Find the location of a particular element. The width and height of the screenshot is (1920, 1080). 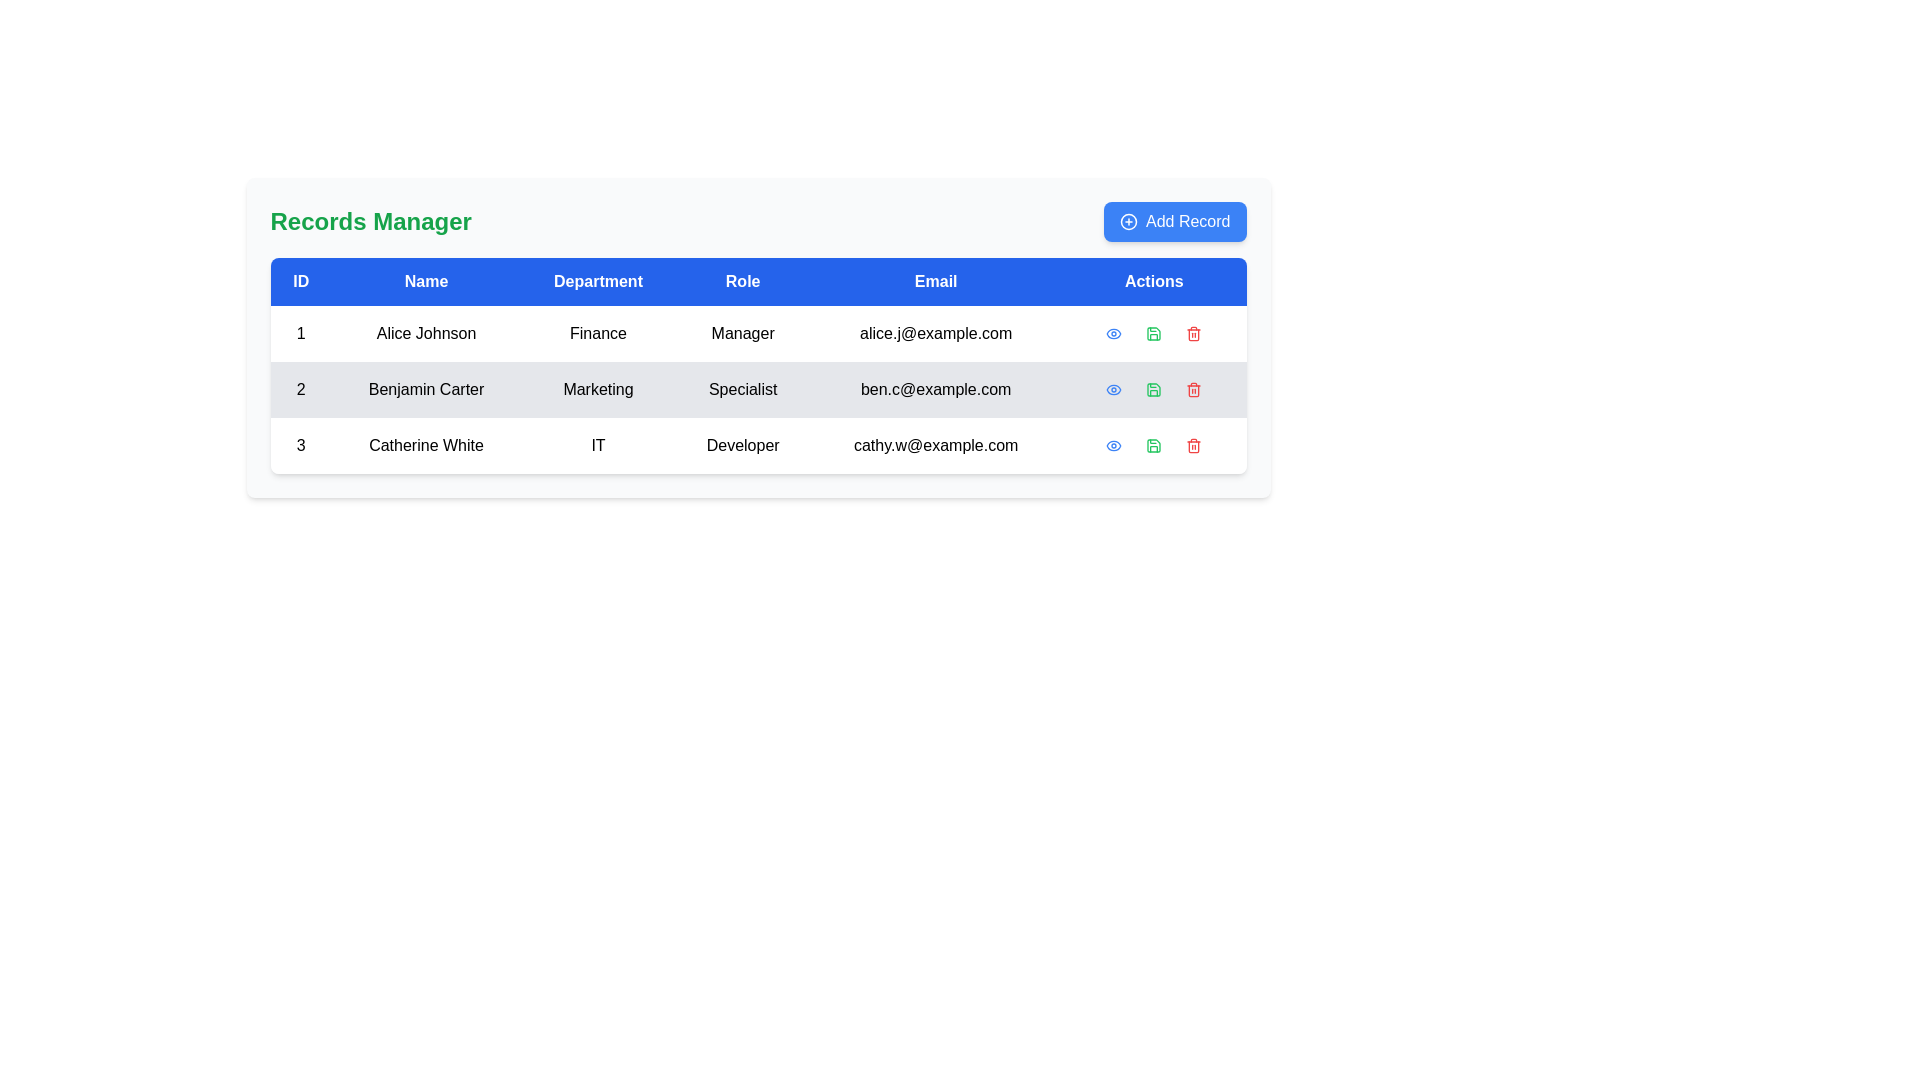

the eye icon in the 'Actions' column for the row corresponding to 'Benjamin Carter', which is typically used to denote visibility or view actions is located at coordinates (1113, 333).